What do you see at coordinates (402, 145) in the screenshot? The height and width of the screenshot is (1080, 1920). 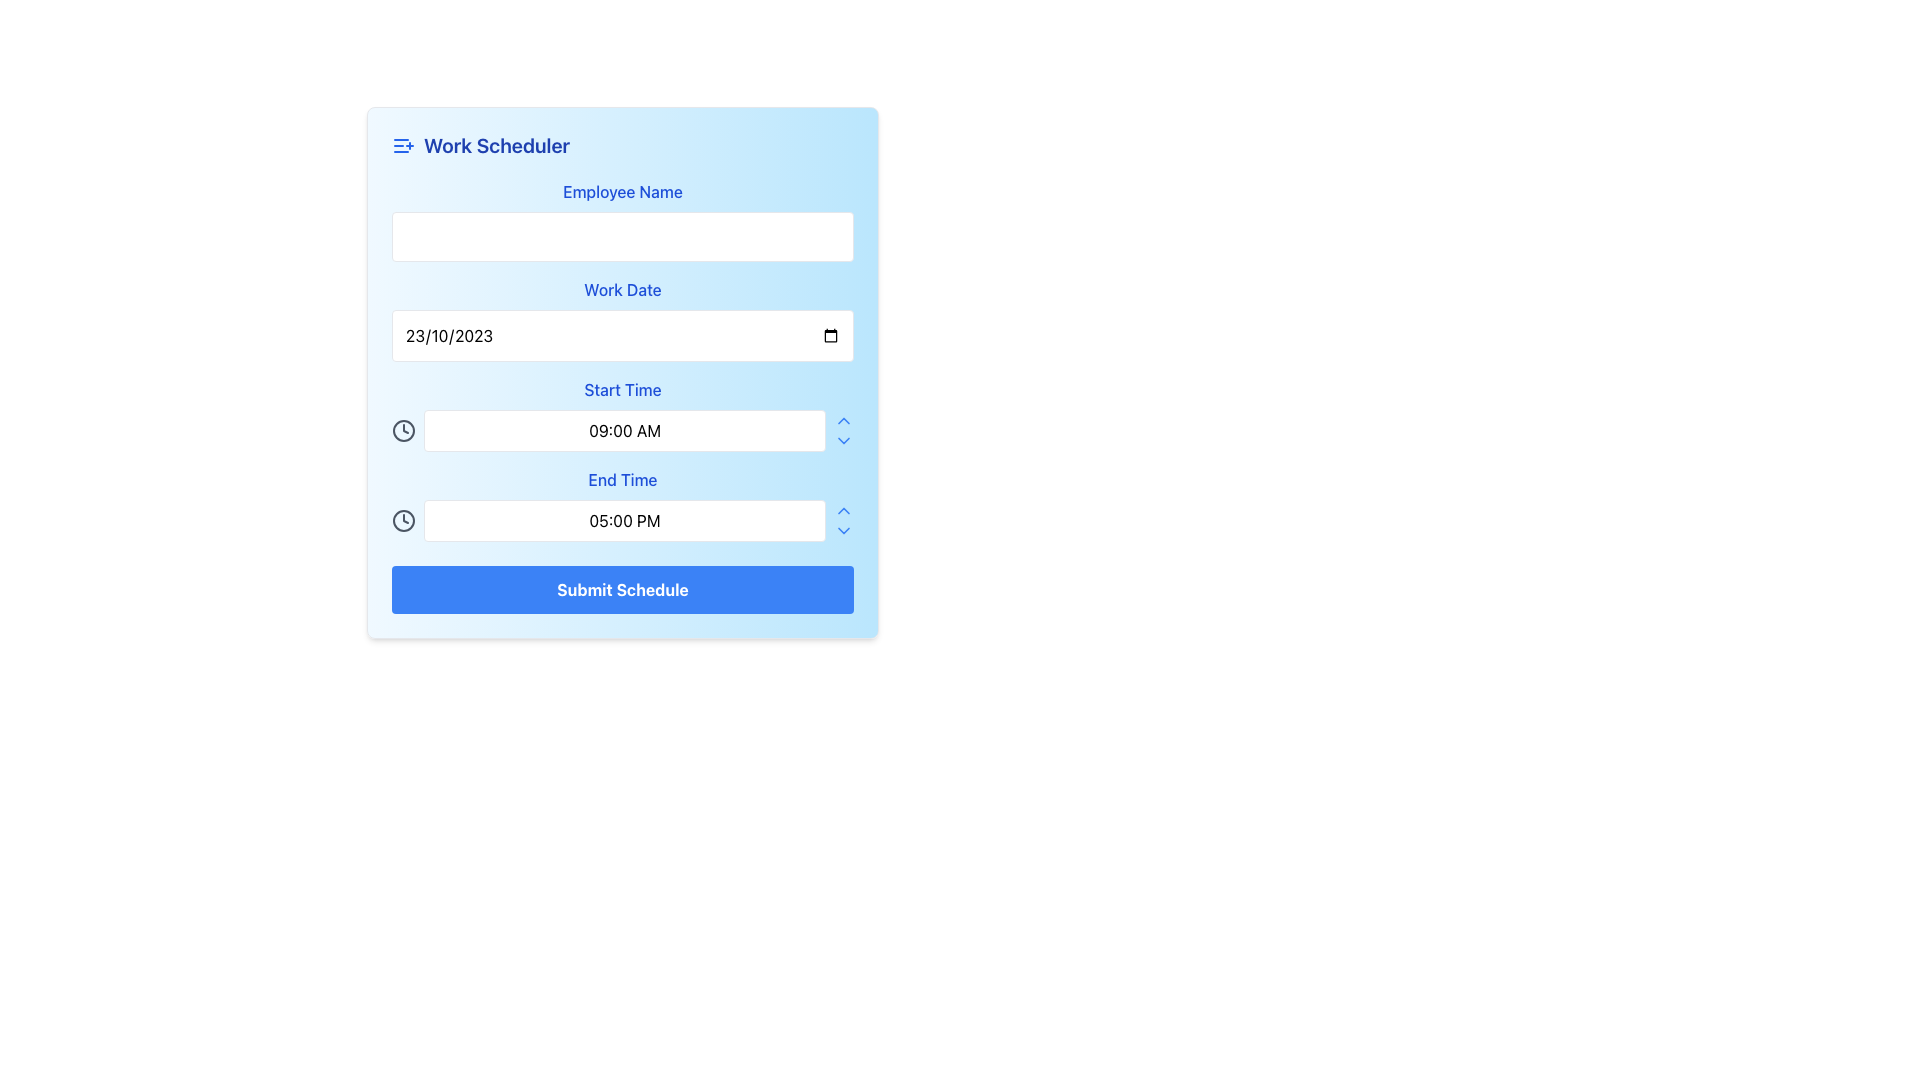 I see `the icon located at the leftmost side of the header section, next to the 'Work Scheduler' text` at bounding box center [402, 145].